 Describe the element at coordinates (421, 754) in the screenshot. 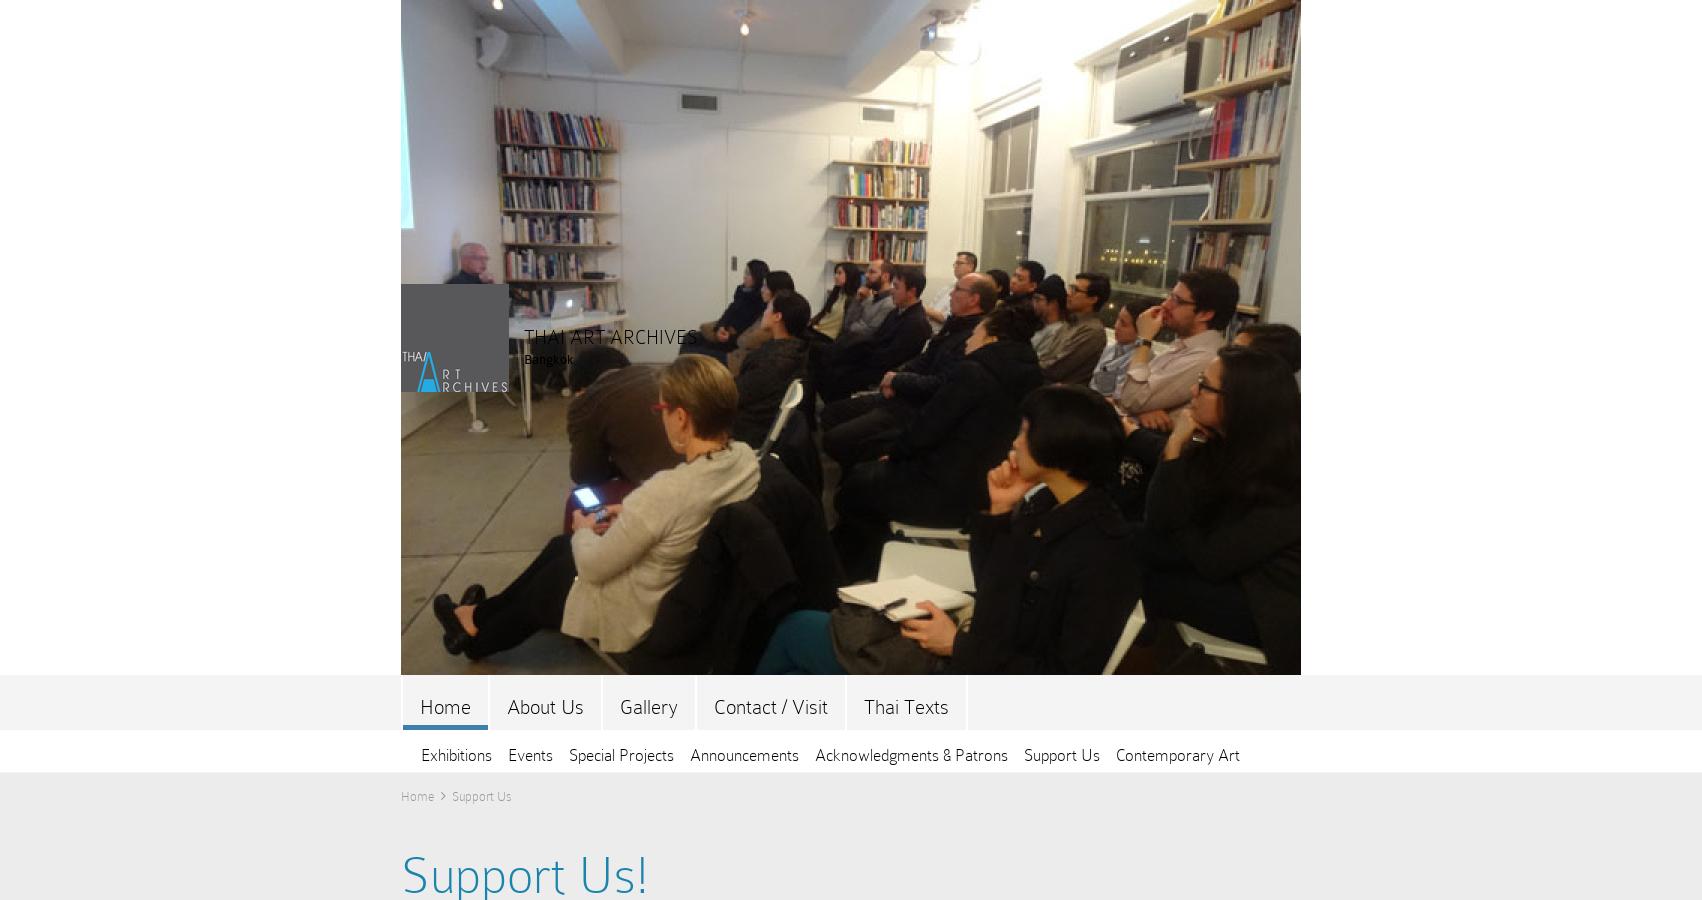

I see `'Exhibitions'` at that location.